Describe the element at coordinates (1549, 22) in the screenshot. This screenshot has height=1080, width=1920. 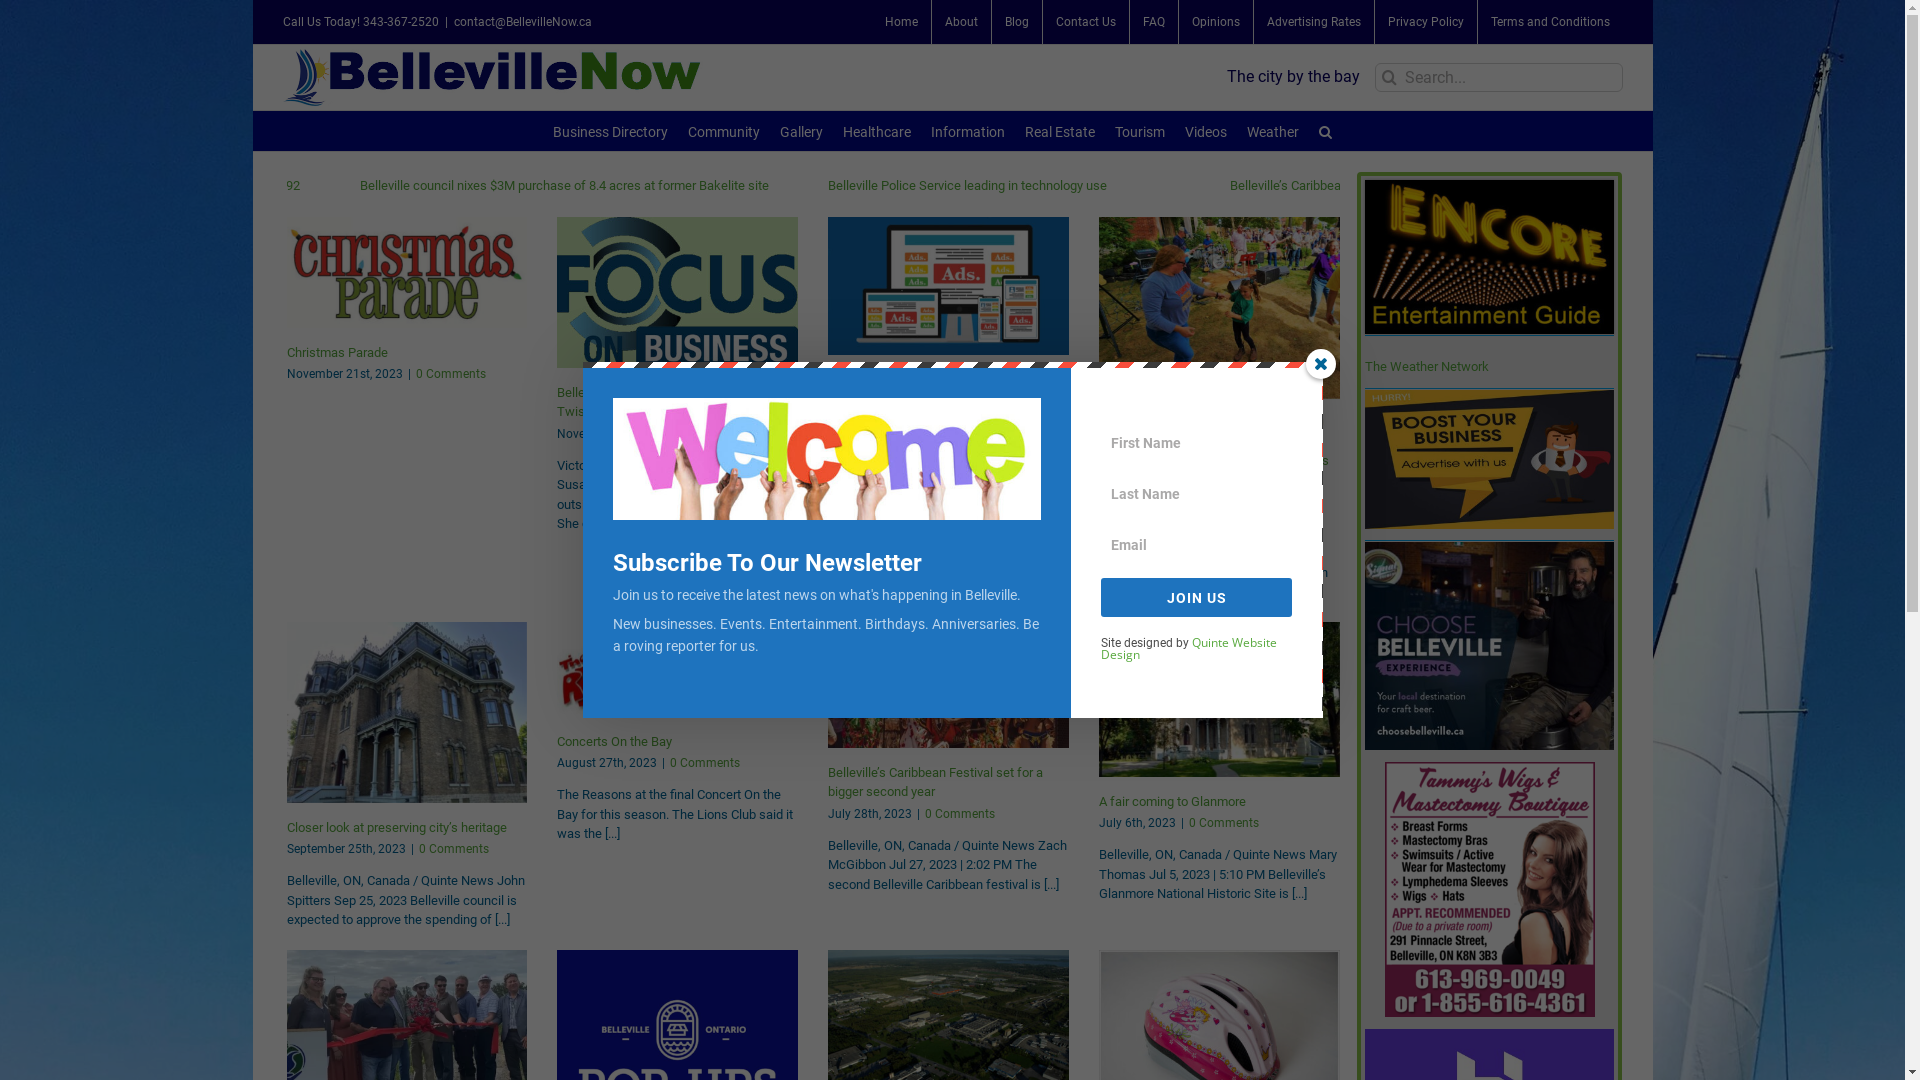
I see `'Terms and Conditions'` at that location.